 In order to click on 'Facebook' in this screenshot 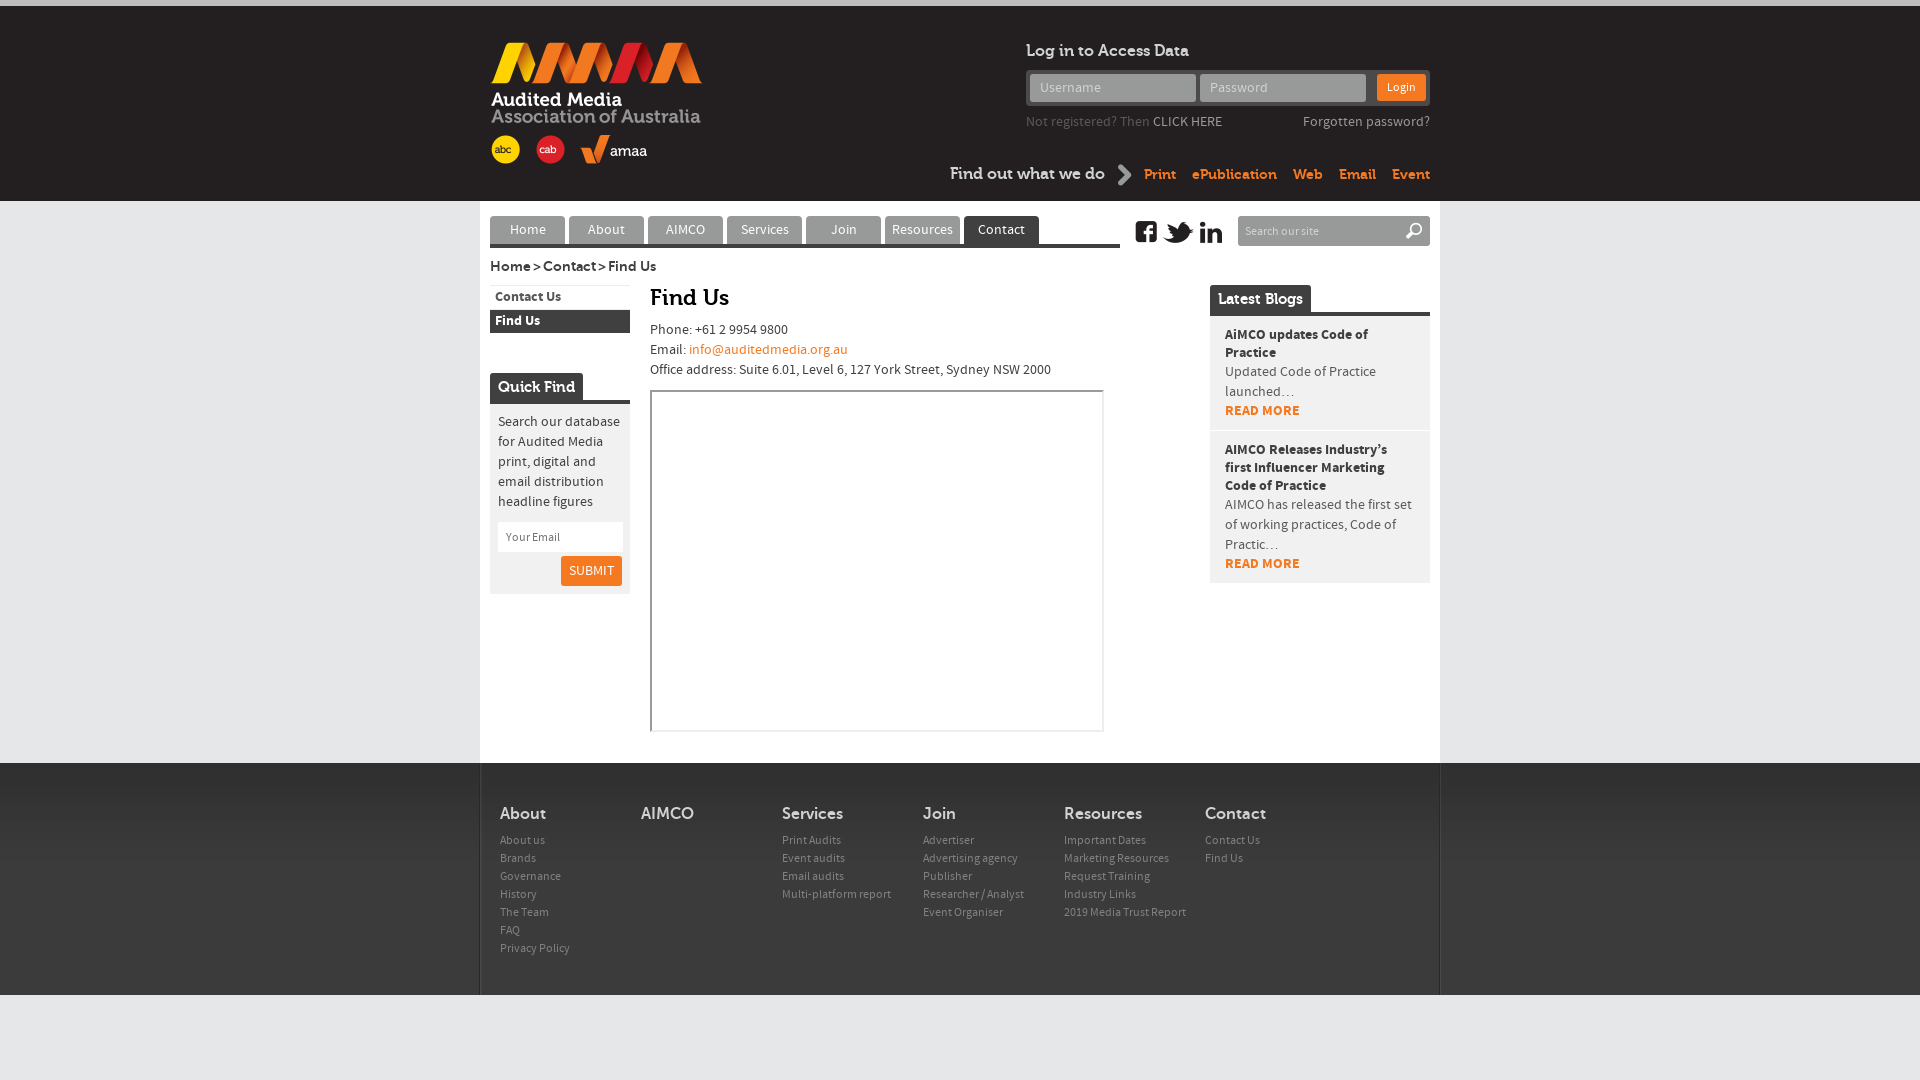, I will do `click(1146, 230)`.